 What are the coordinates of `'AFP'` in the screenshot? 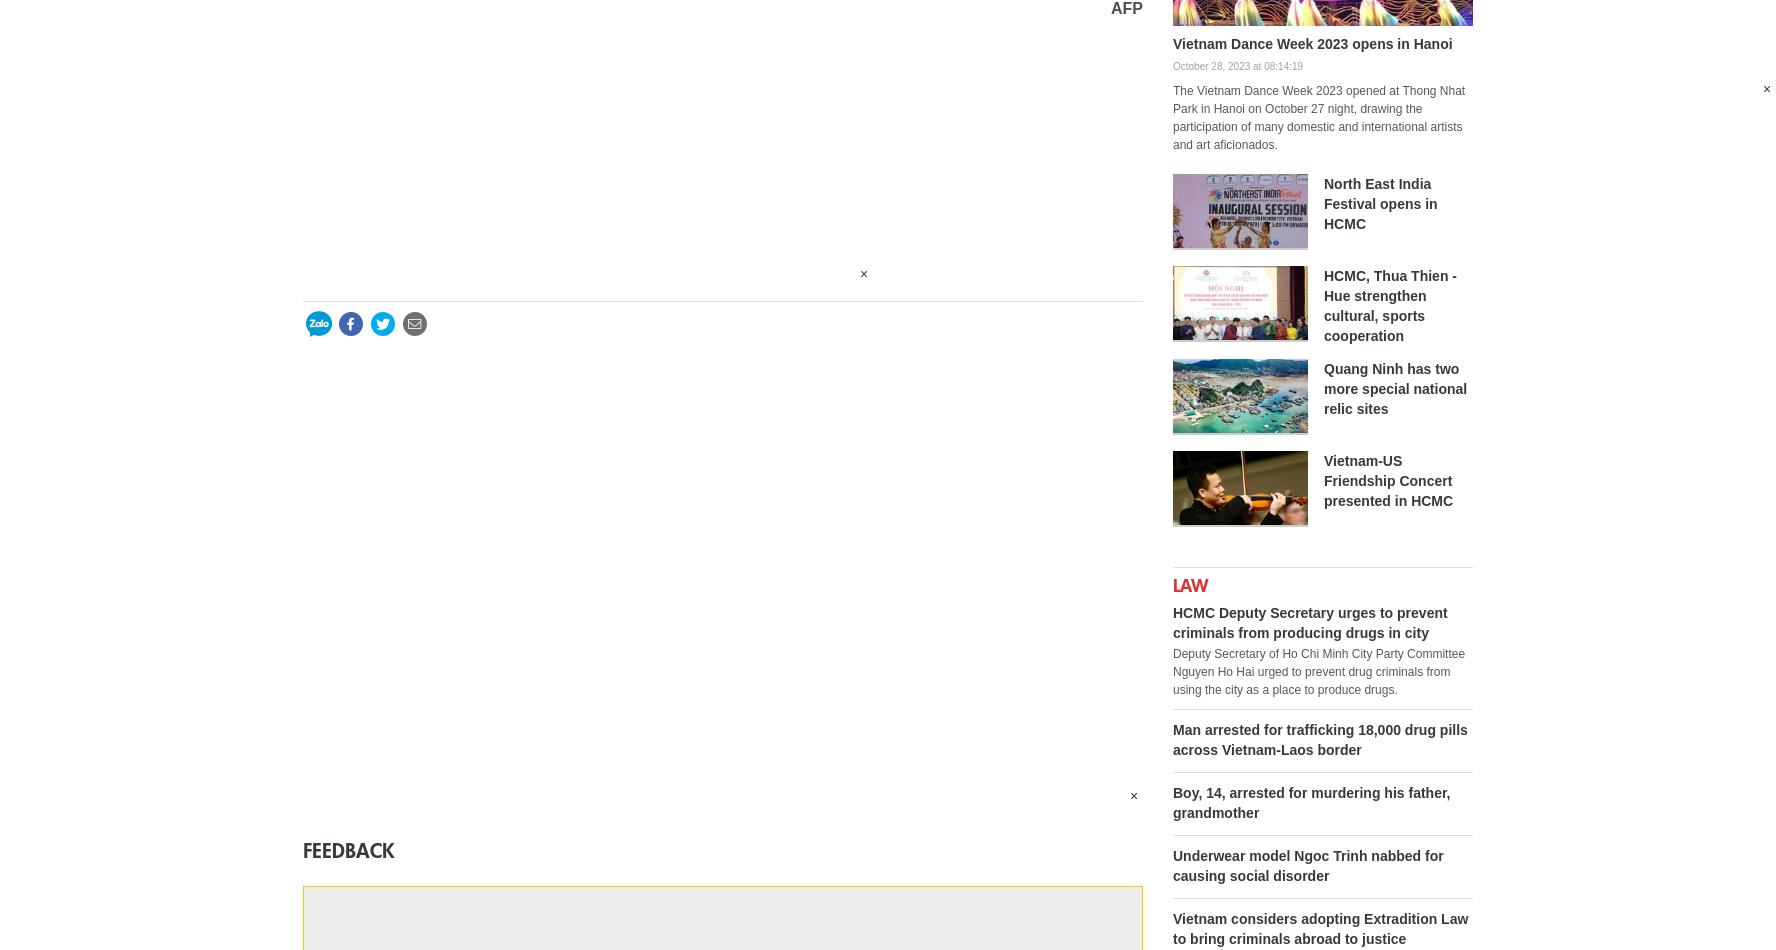 It's located at (1127, 8).